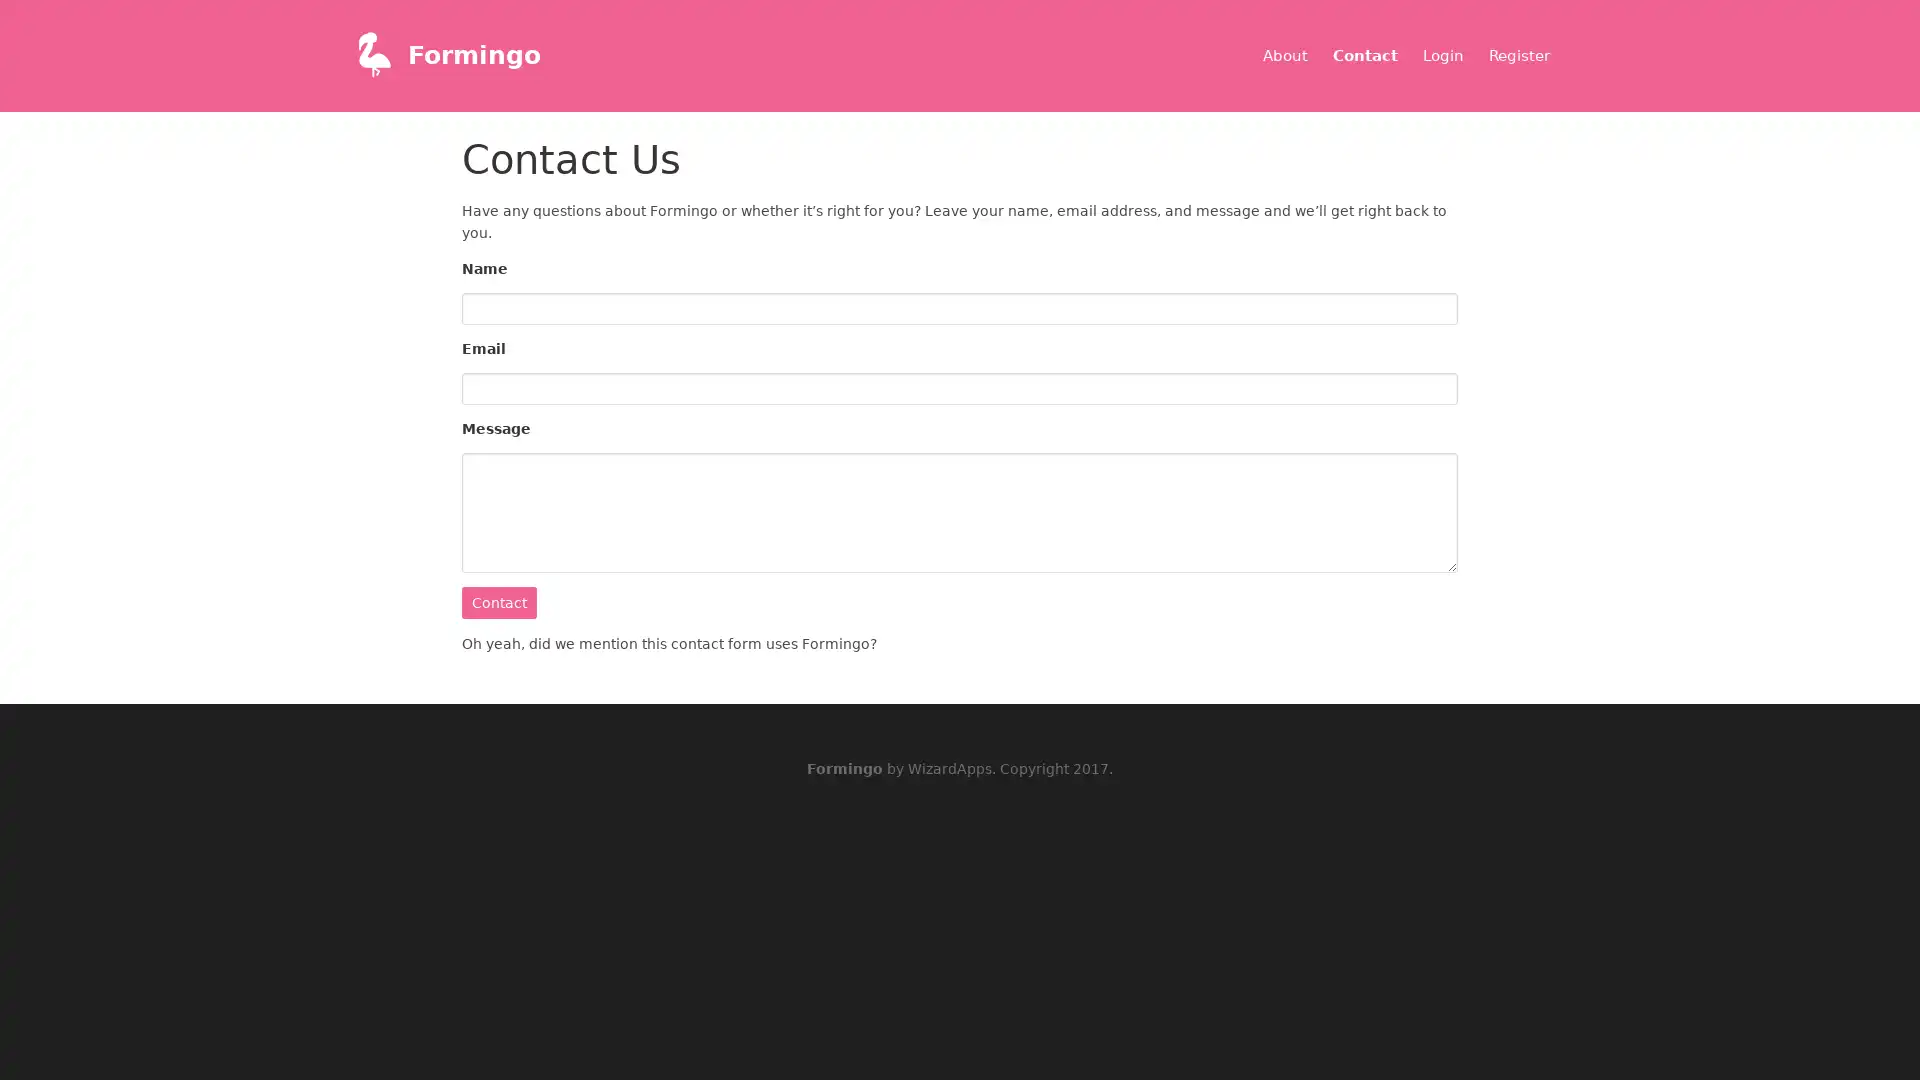 The image size is (1920, 1080). What do you see at coordinates (498, 600) in the screenshot?
I see `Contact` at bounding box center [498, 600].